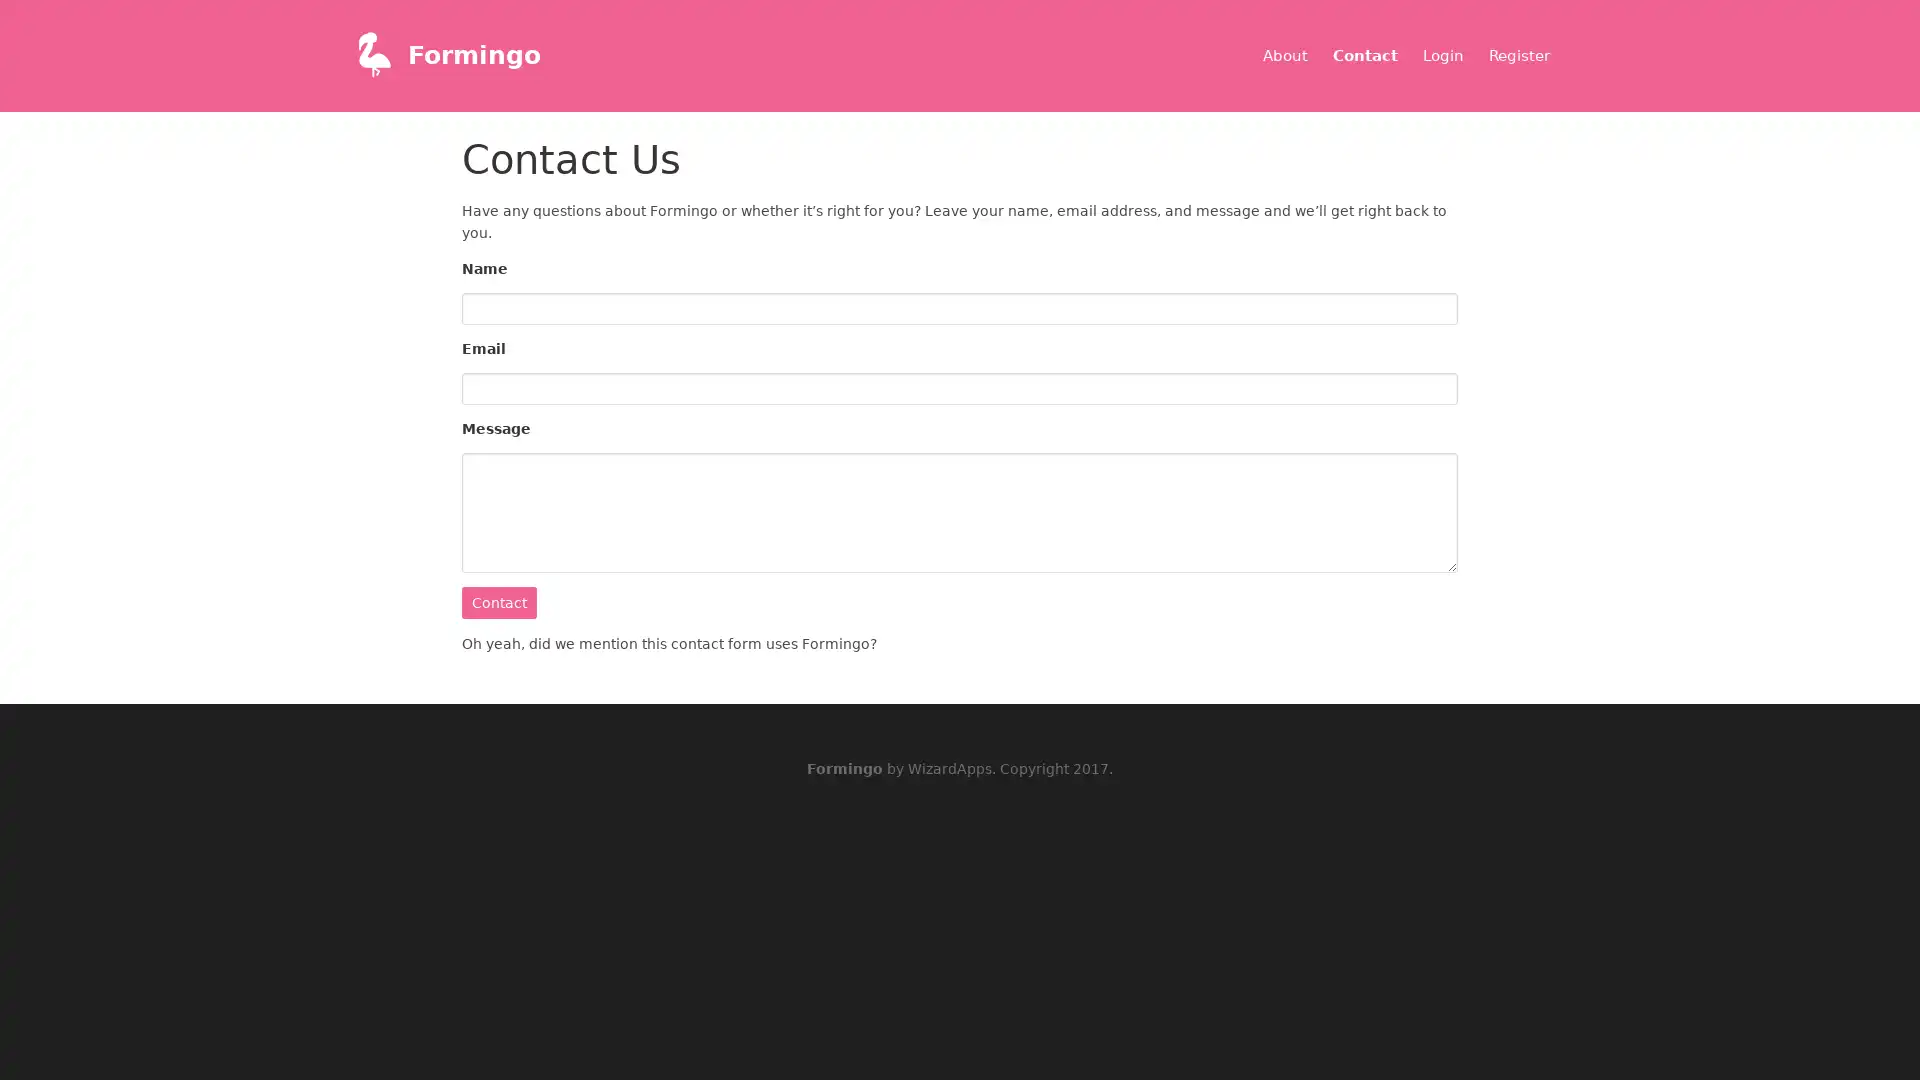 The image size is (1920, 1080). What do you see at coordinates (498, 600) in the screenshot?
I see `Contact` at bounding box center [498, 600].